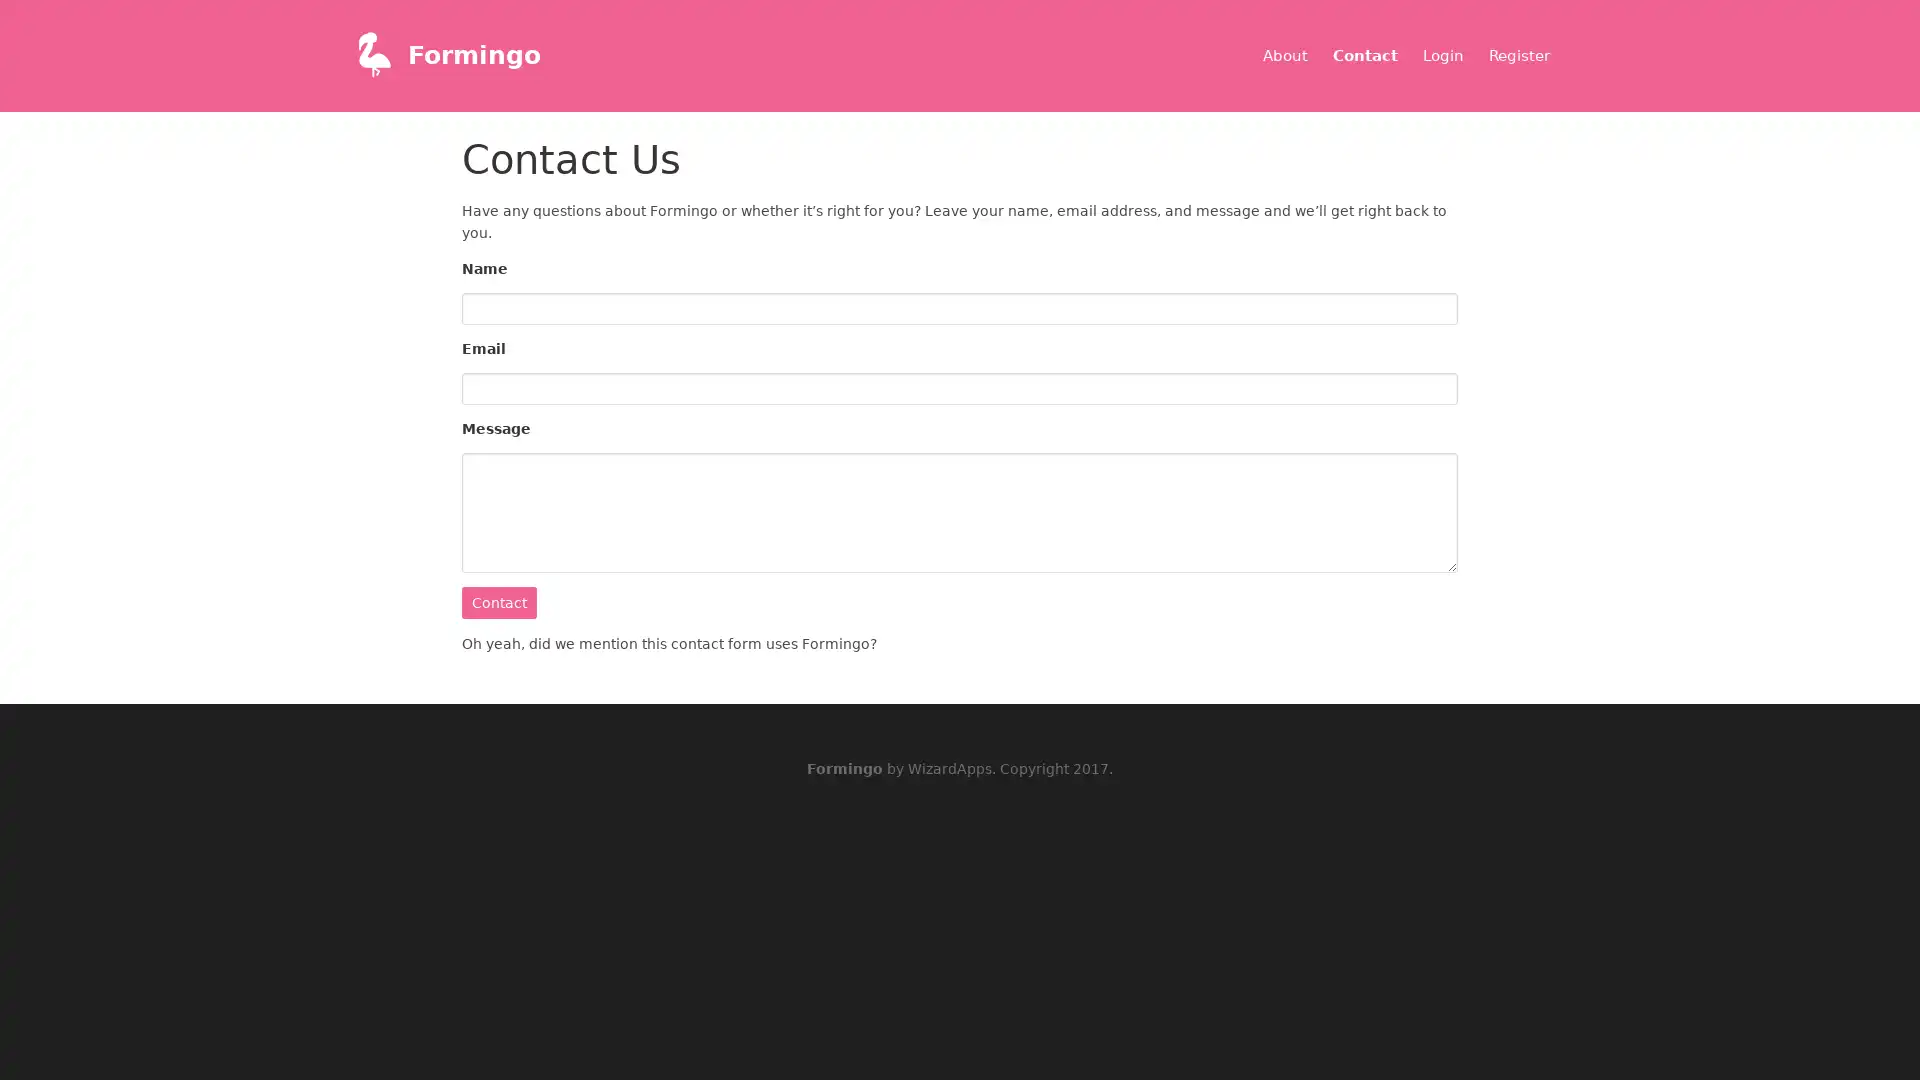 The image size is (1920, 1080). What do you see at coordinates (498, 600) in the screenshot?
I see `Contact` at bounding box center [498, 600].